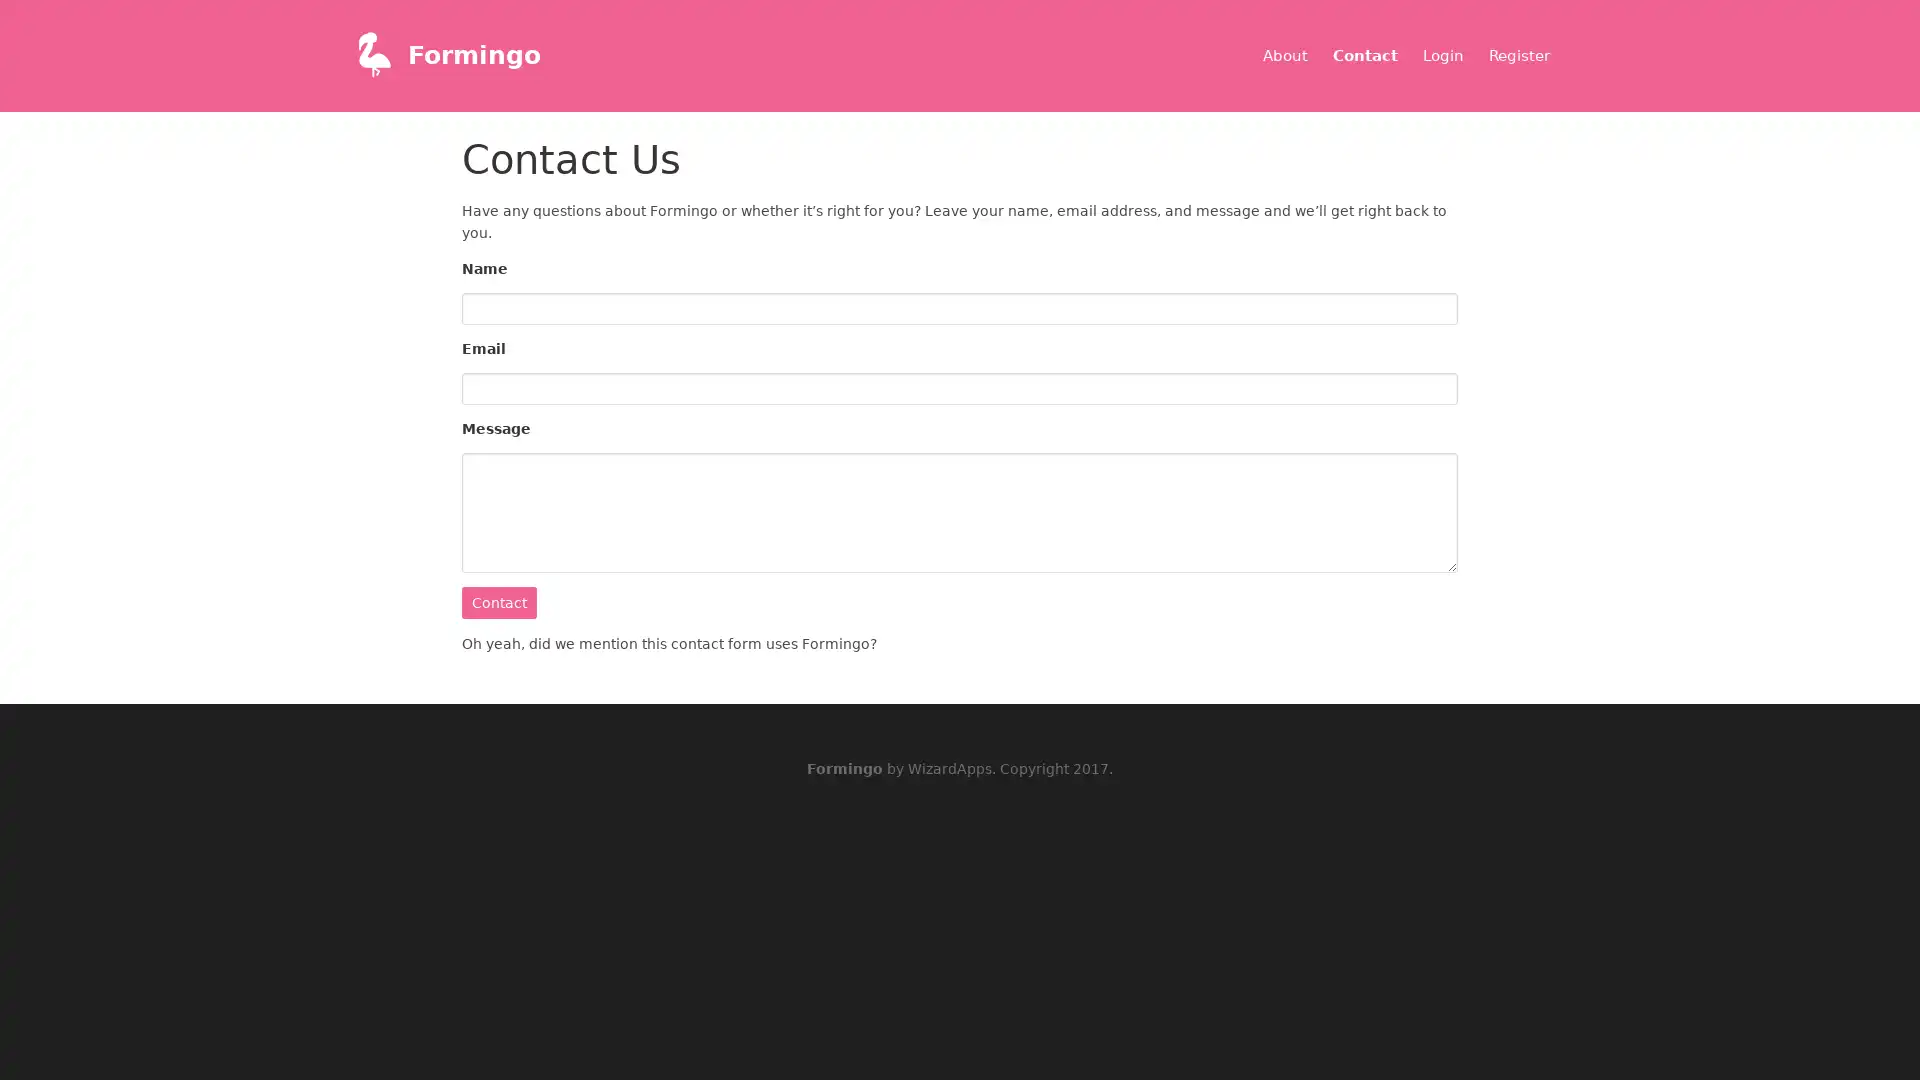 The image size is (1920, 1080). What do you see at coordinates (498, 600) in the screenshot?
I see `Contact` at bounding box center [498, 600].